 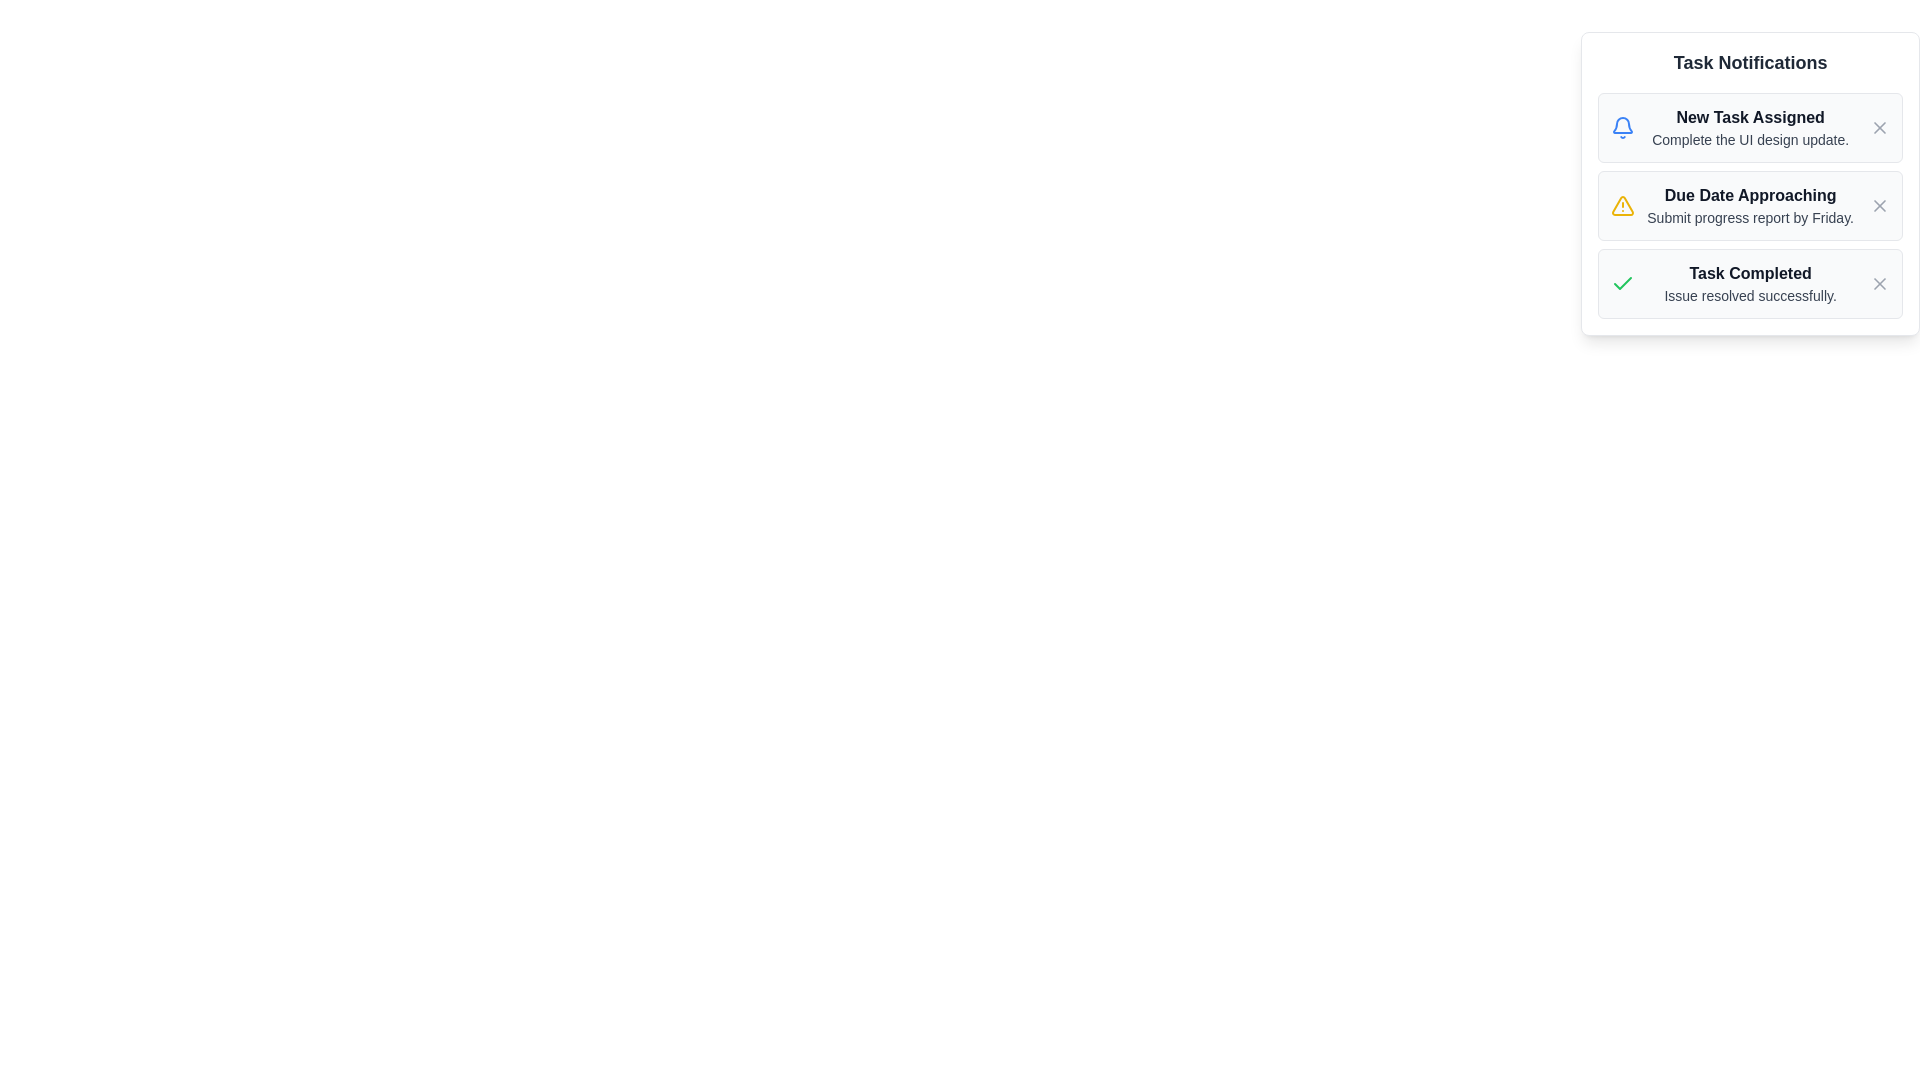 What do you see at coordinates (1749, 127) in the screenshot?
I see `the notification message indicating a new task assigned` at bounding box center [1749, 127].